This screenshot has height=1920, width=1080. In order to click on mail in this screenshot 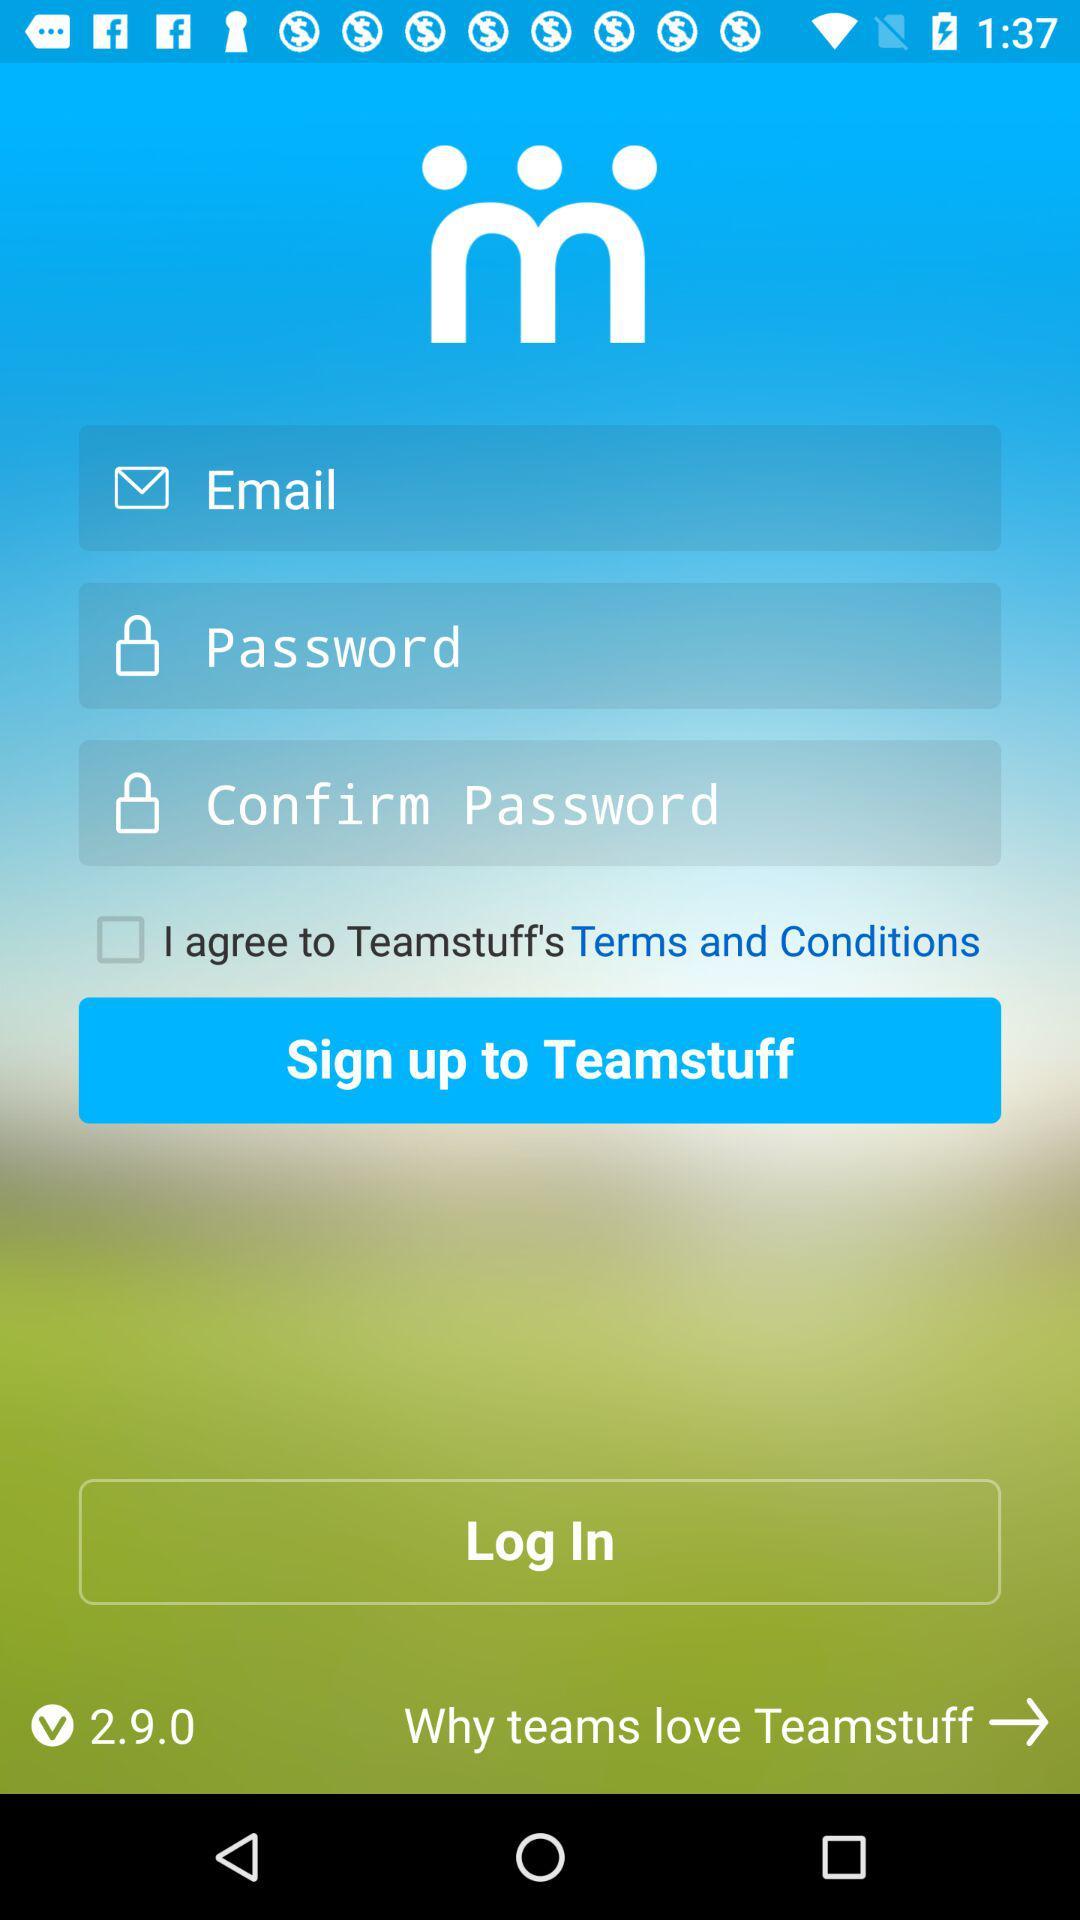, I will do `click(540, 488)`.